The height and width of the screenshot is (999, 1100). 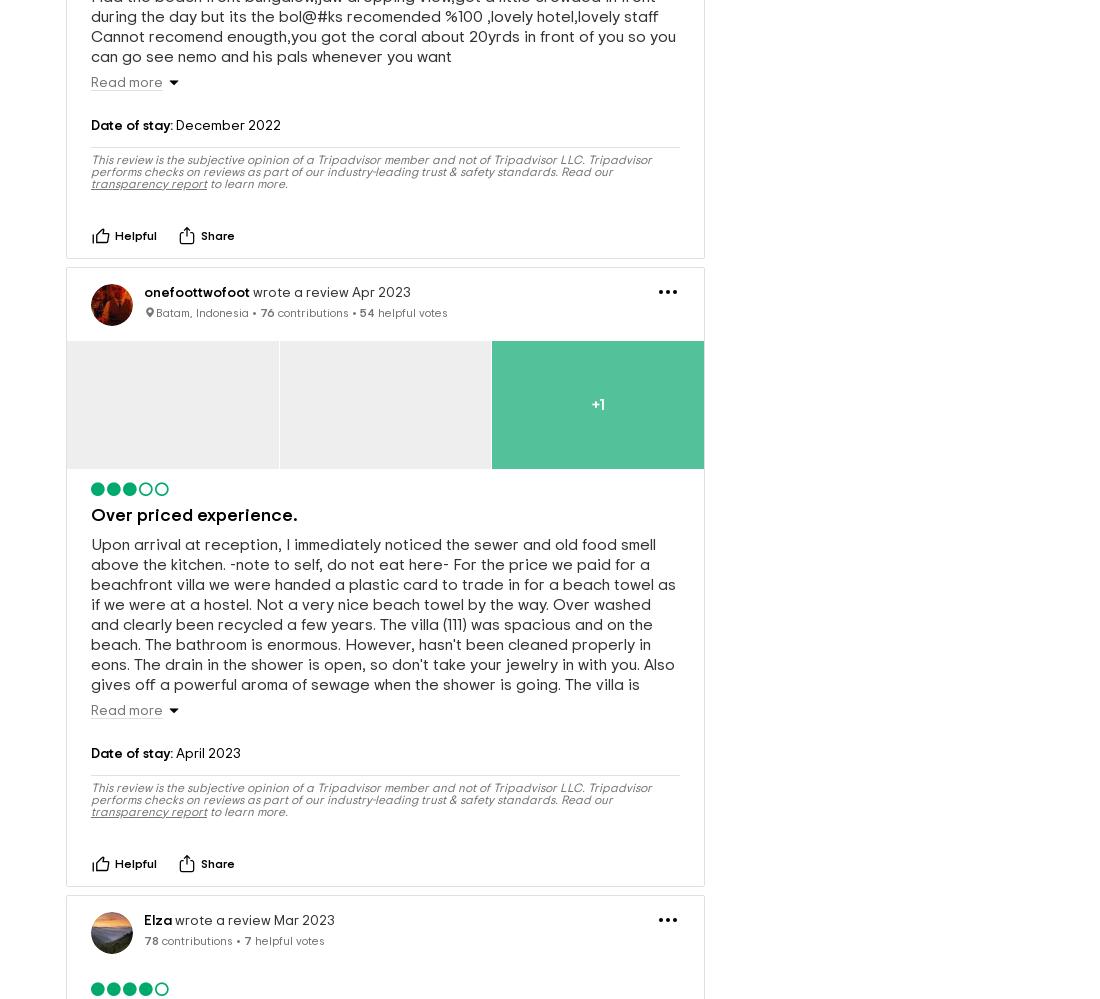 What do you see at coordinates (172, 720) in the screenshot?
I see `'April 2023'` at bounding box center [172, 720].